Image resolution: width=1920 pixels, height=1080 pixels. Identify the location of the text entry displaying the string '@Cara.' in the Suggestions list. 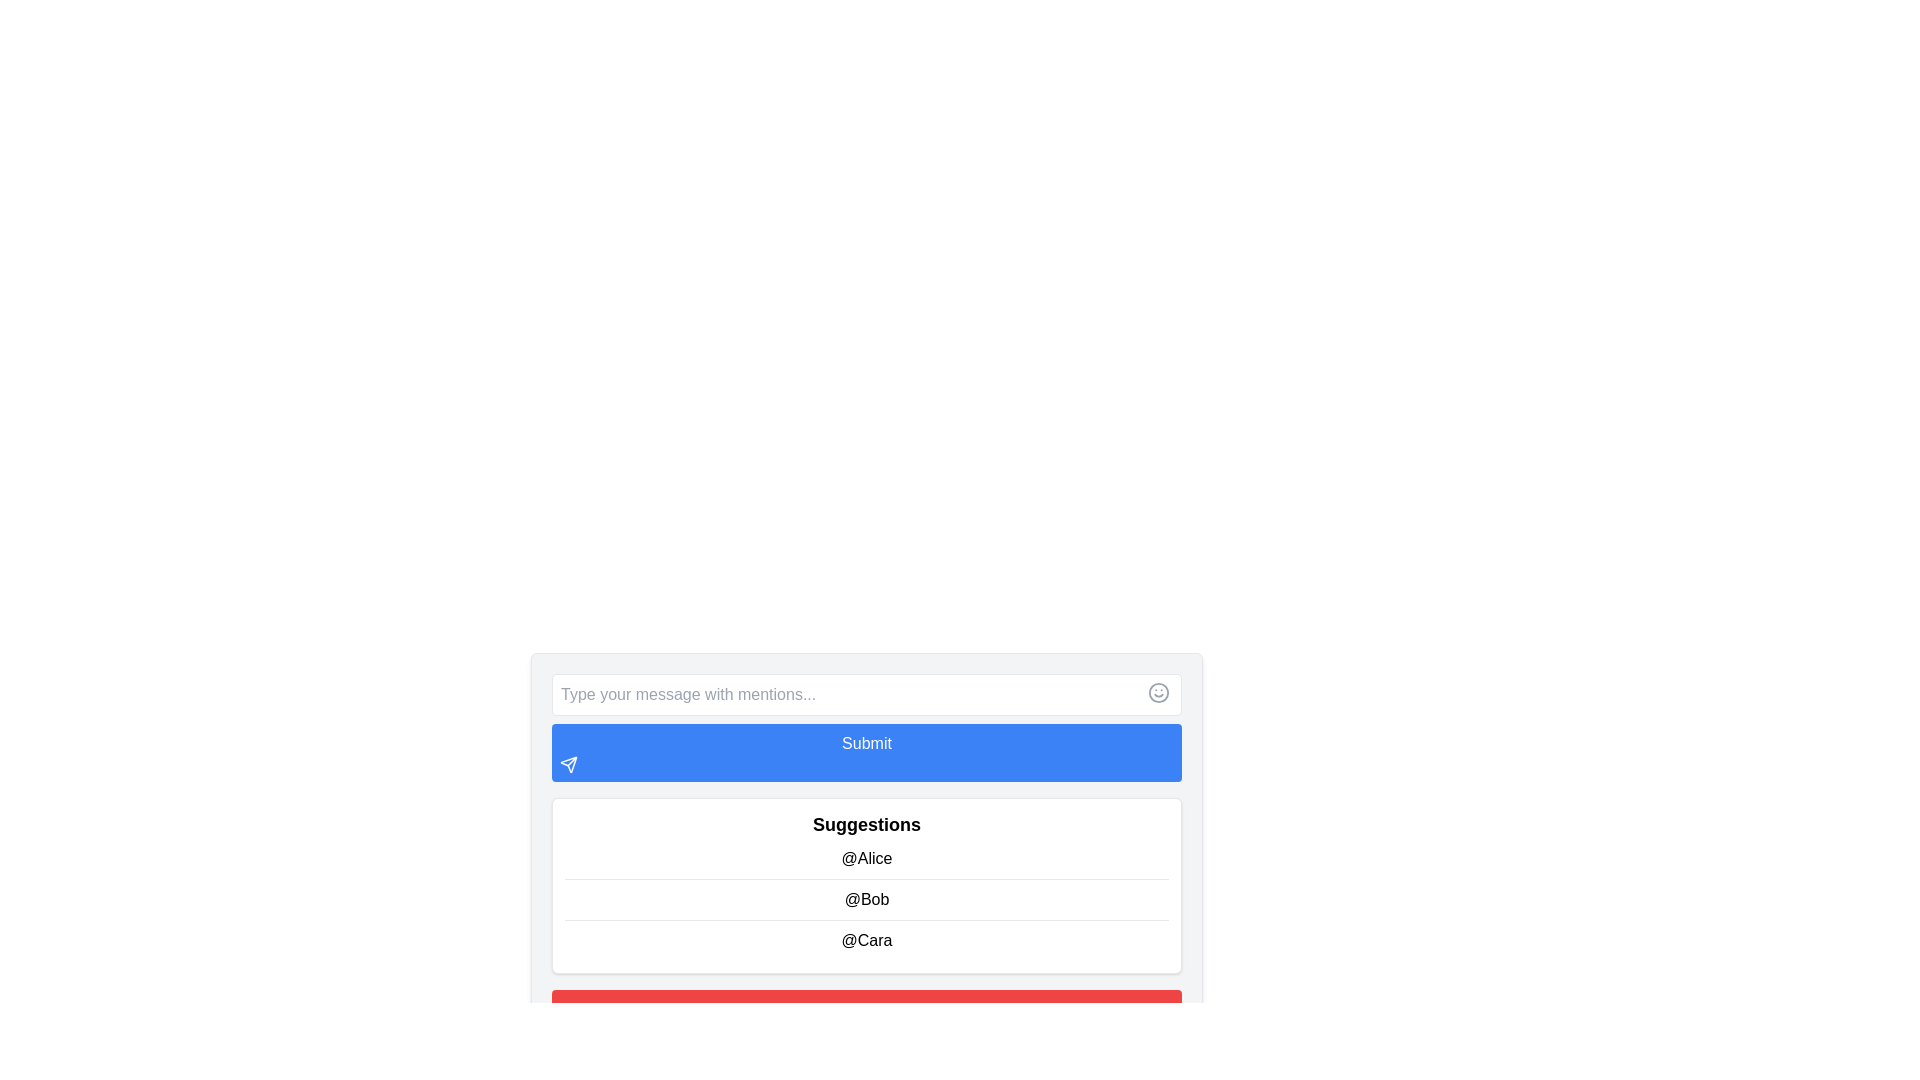
(867, 940).